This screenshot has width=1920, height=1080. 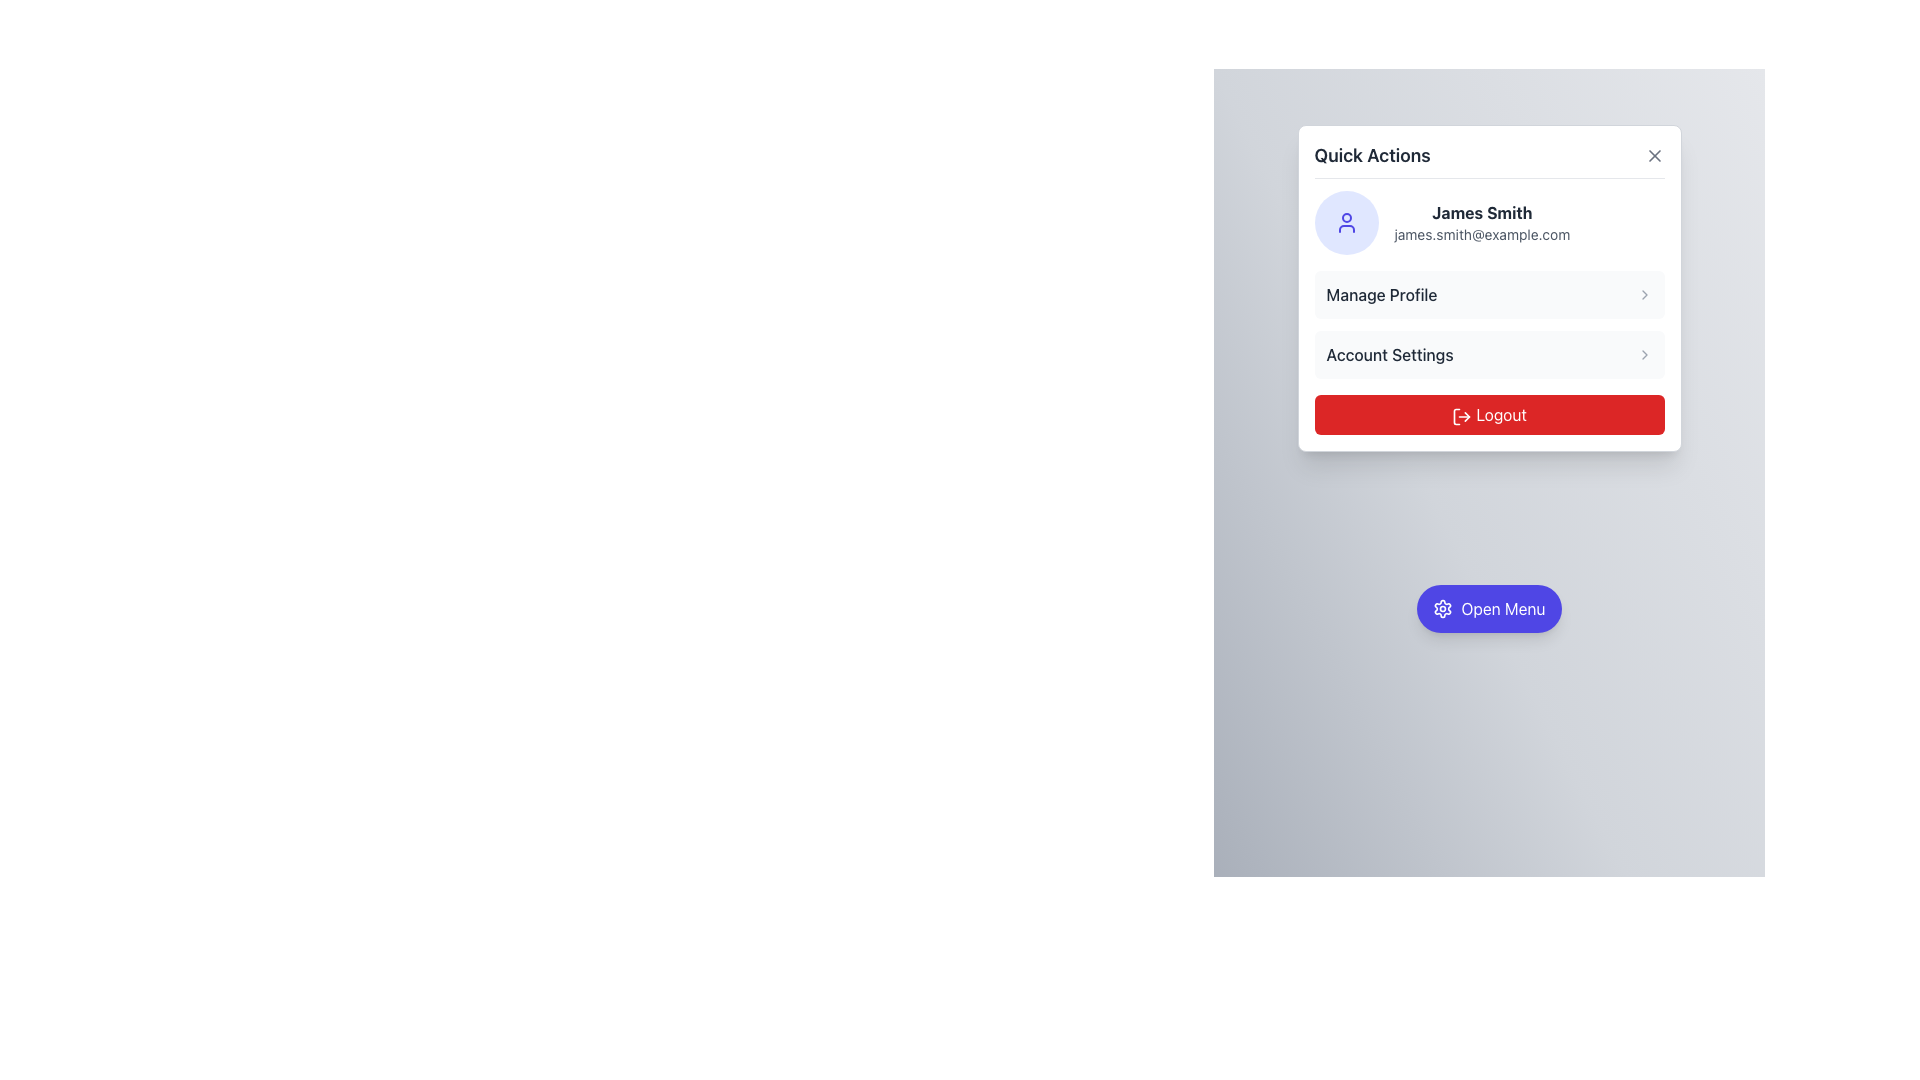 What do you see at coordinates (1482, 223) in the screenshot?
I see `the text display that shows the user's name and email address, located in the top section of the 'Quick Actions' card` at bounding box center [1482, 223].